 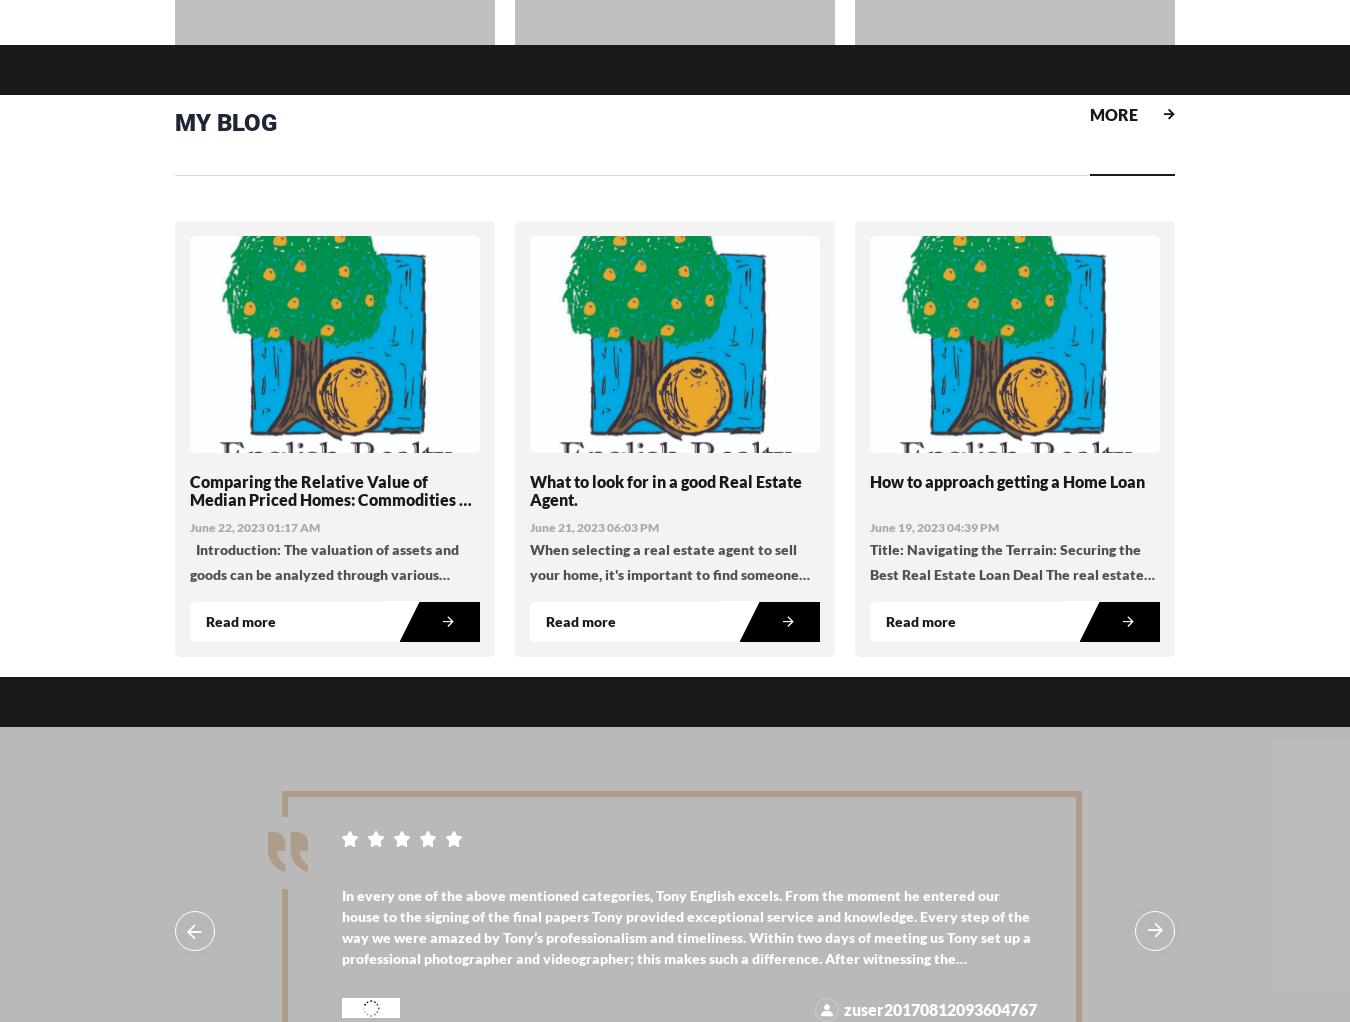 What do you see at coordinates (529, 526) in the screenshot?
I see `'June 21, 2023 06:03 PM'` at bounding box center [529, 526].